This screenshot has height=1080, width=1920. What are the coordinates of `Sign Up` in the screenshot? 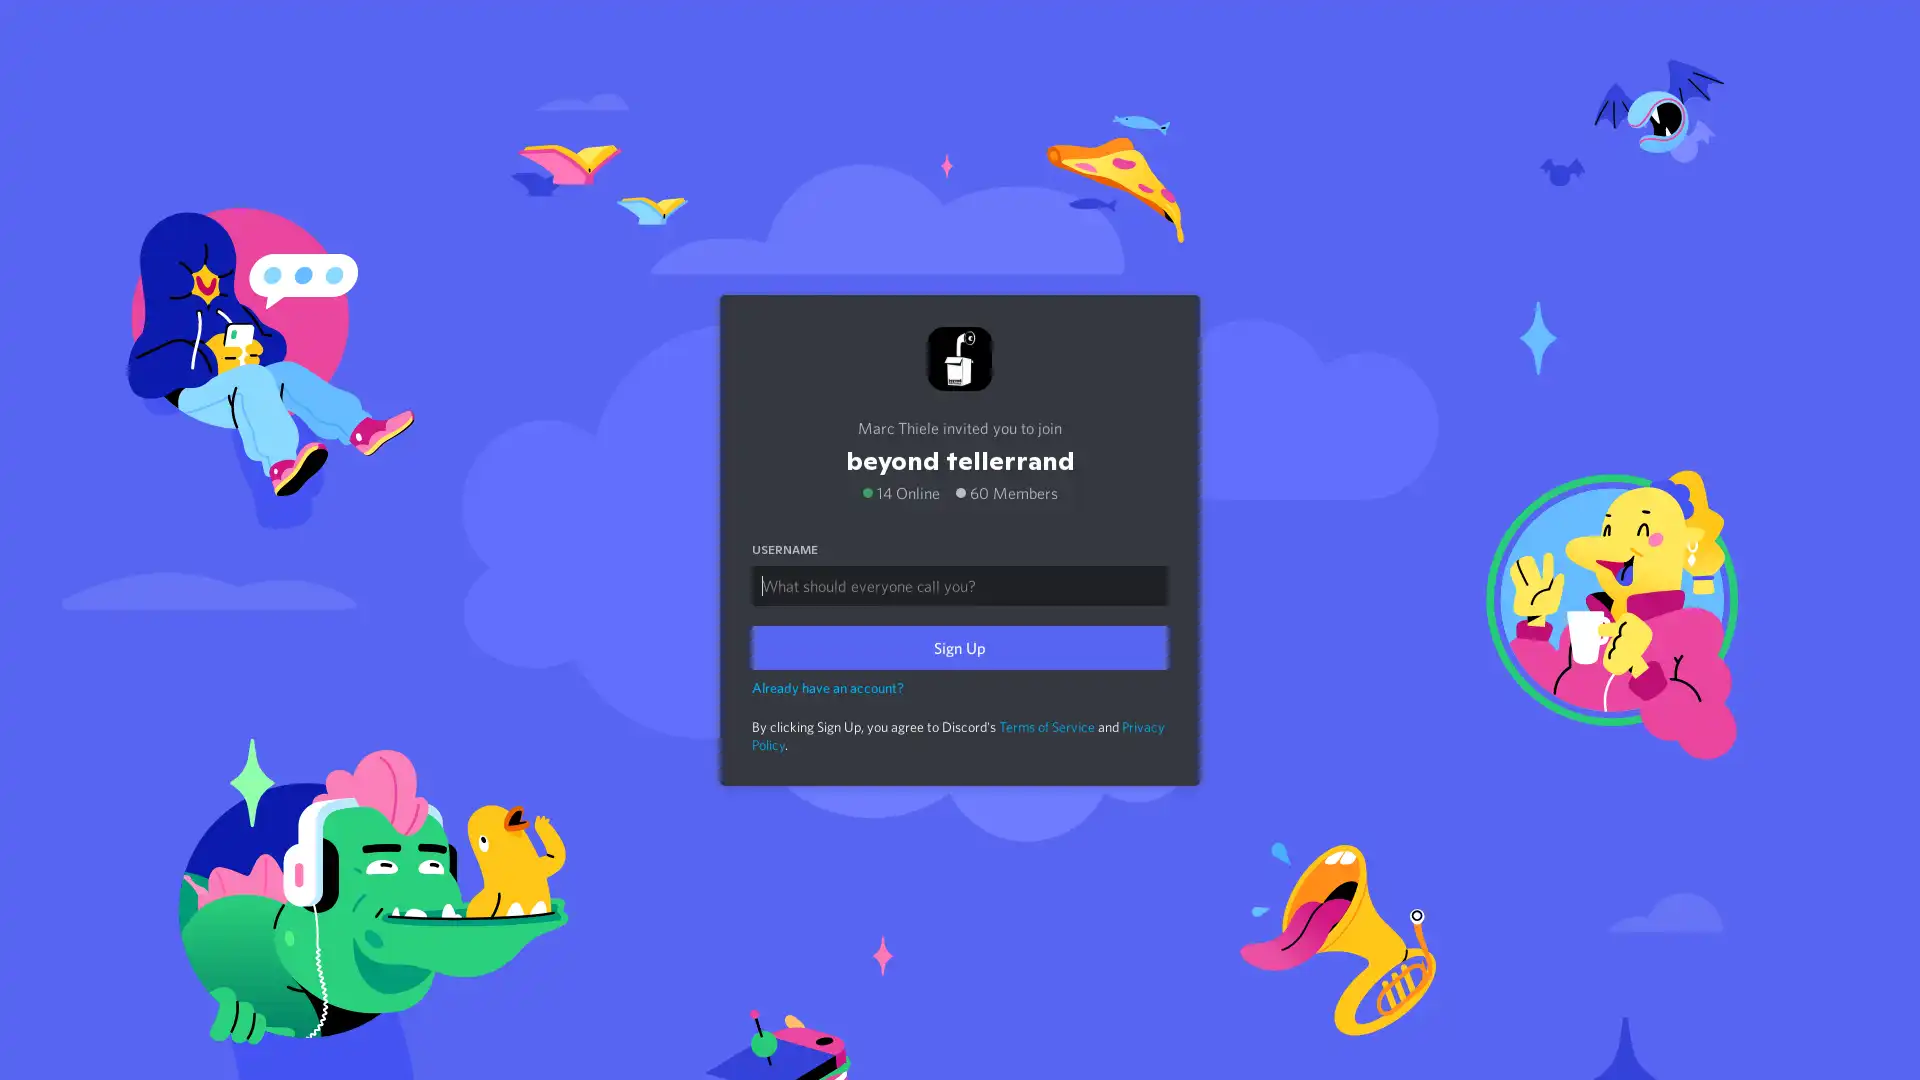 It's located at (960, 647).